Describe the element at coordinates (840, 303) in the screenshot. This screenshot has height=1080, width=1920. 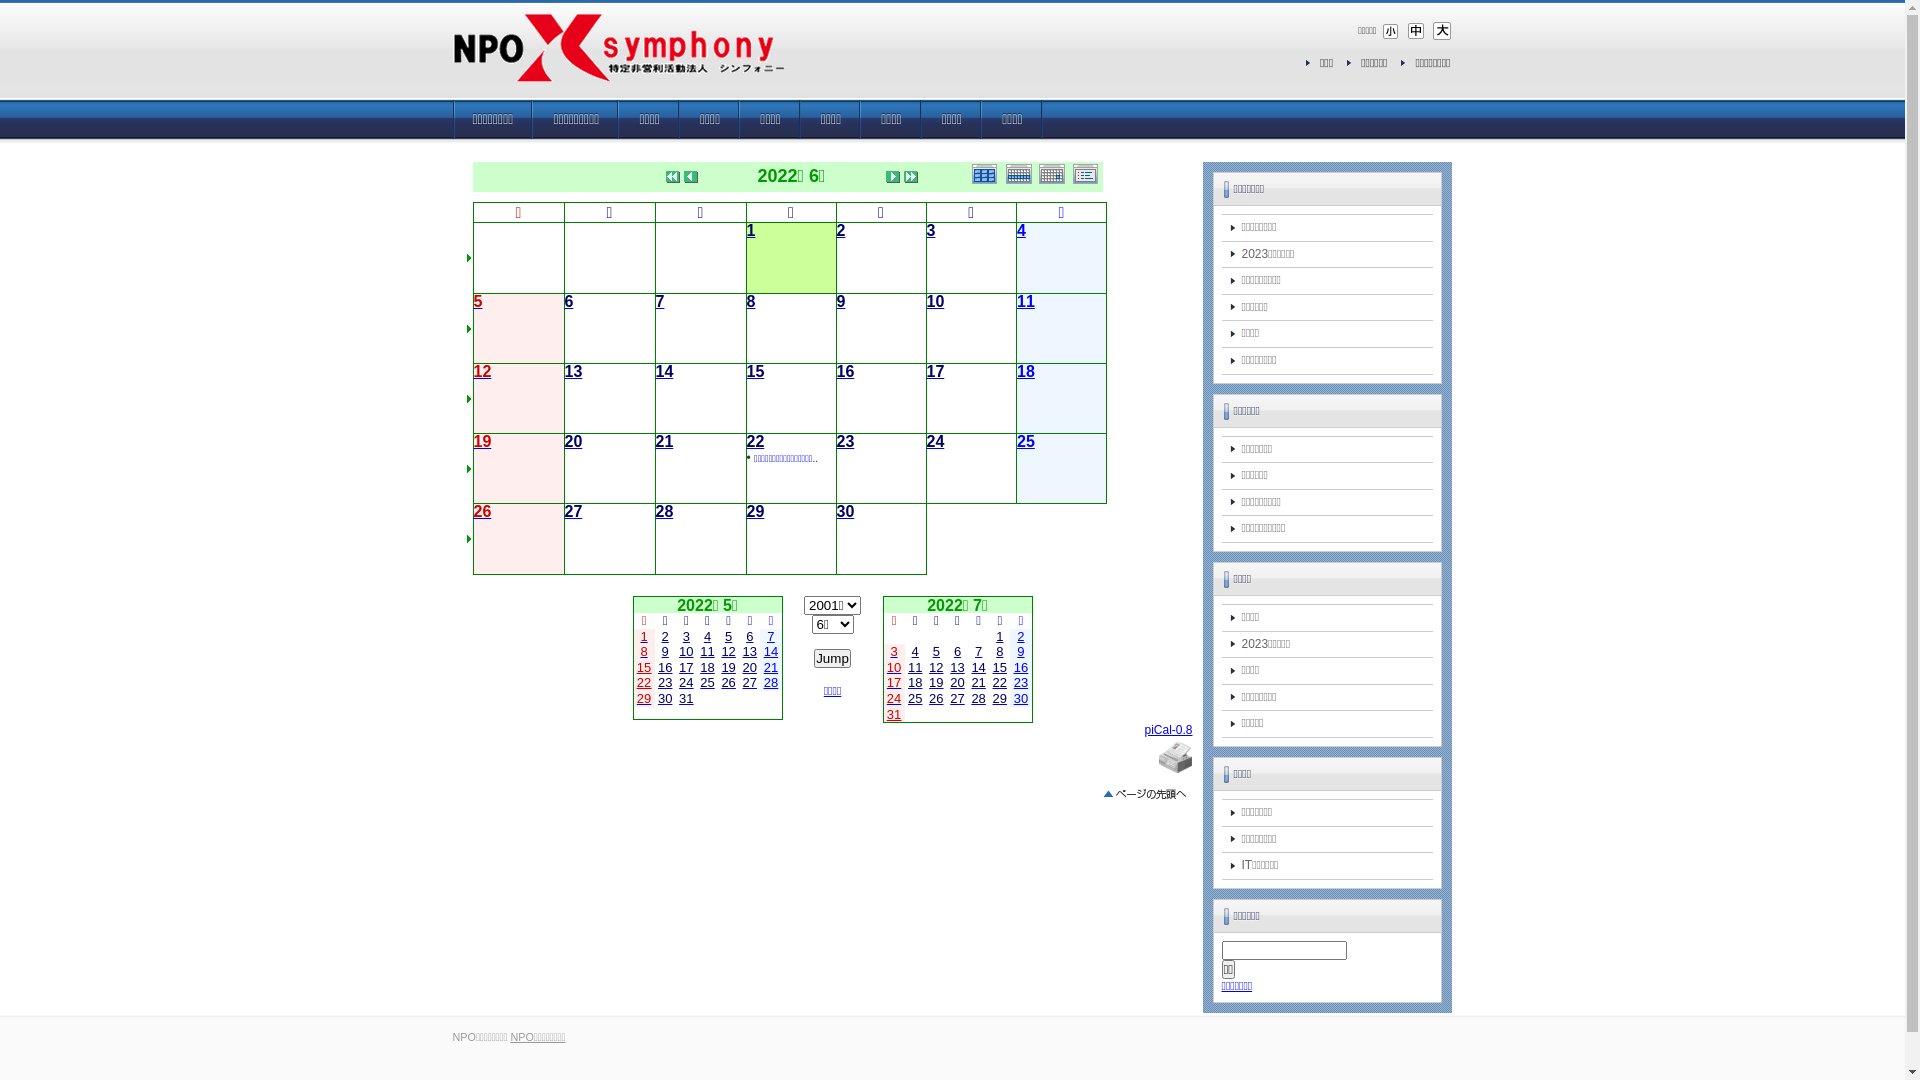
I see `'9'` at that location.